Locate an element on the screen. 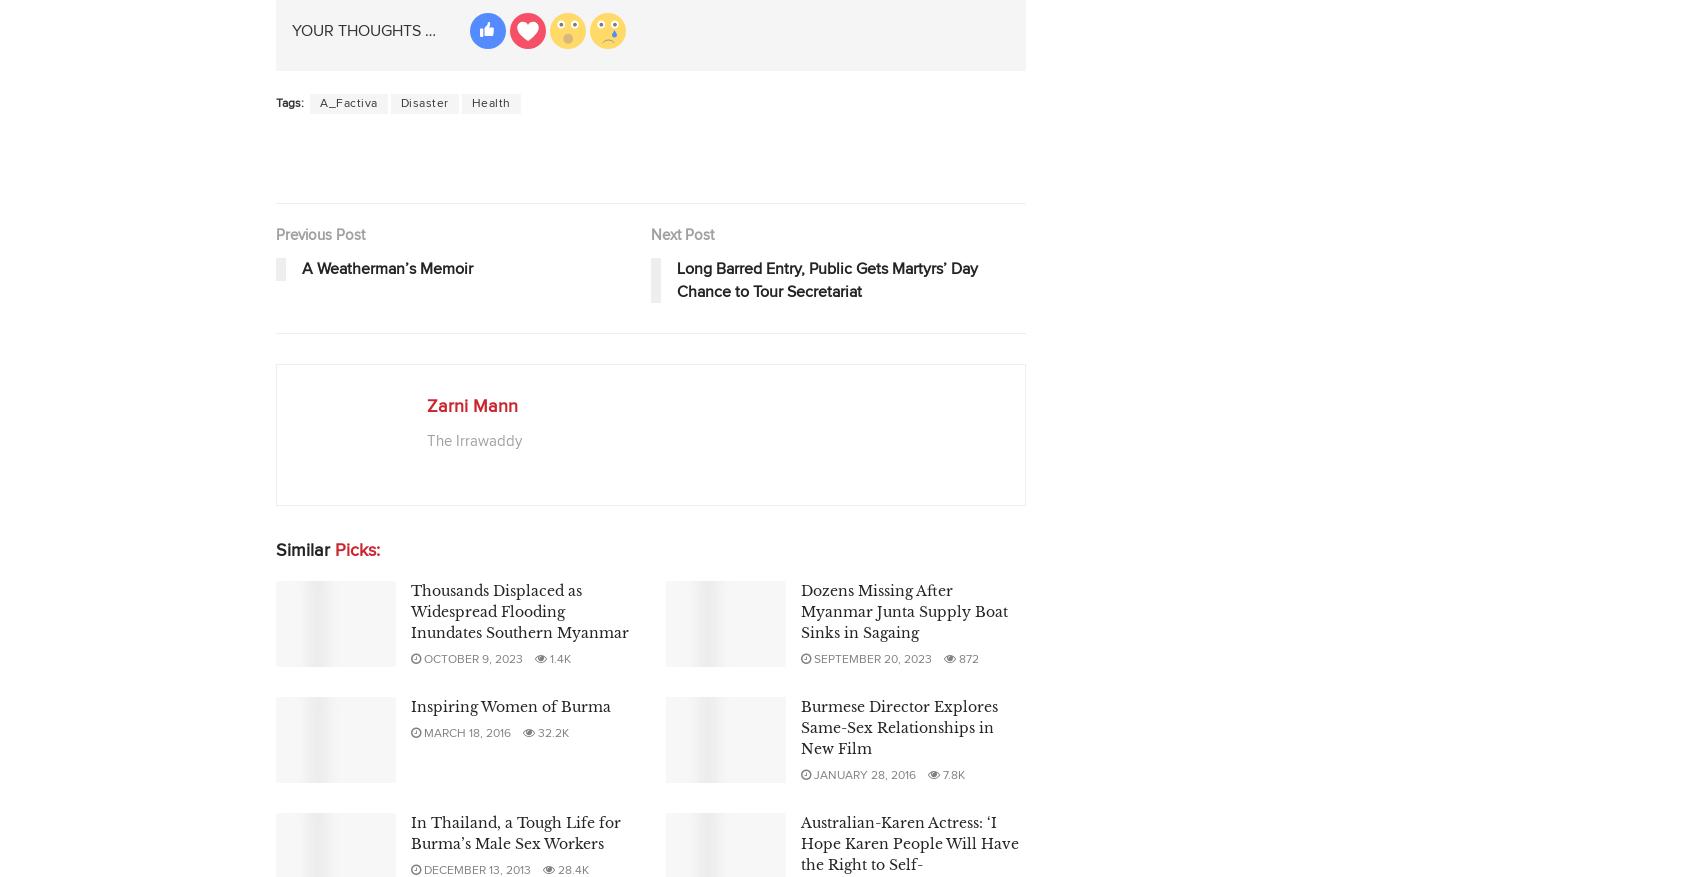 The width and height of the screenshot is (1692, 877). 'Disaster' is located at coordinates (423, 103).